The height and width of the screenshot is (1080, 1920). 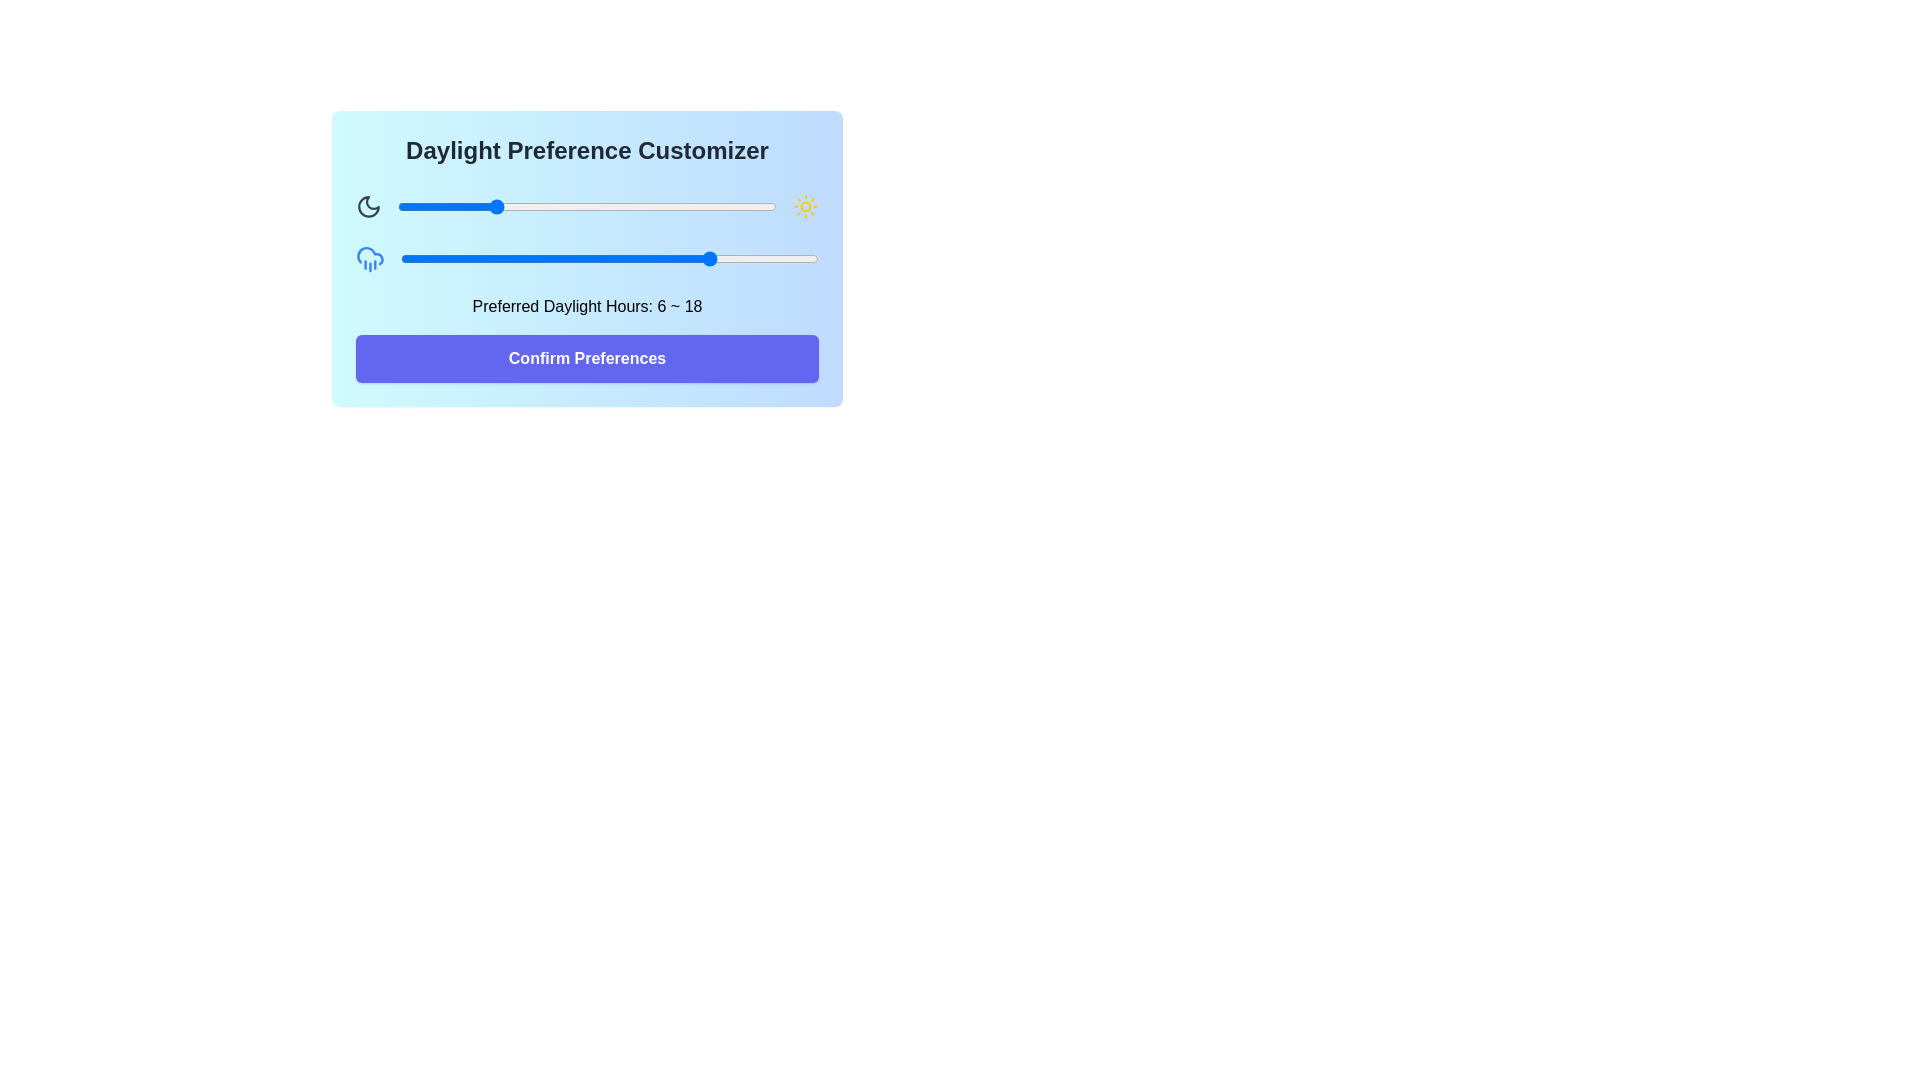 I want to click on the range slider that allows users to select a value from 0 to 24, positioned below a cloud icon and above the numeric display labeled 'Preferred Daylight Hours: 6 ~ 18', so click(x=608, y=257).